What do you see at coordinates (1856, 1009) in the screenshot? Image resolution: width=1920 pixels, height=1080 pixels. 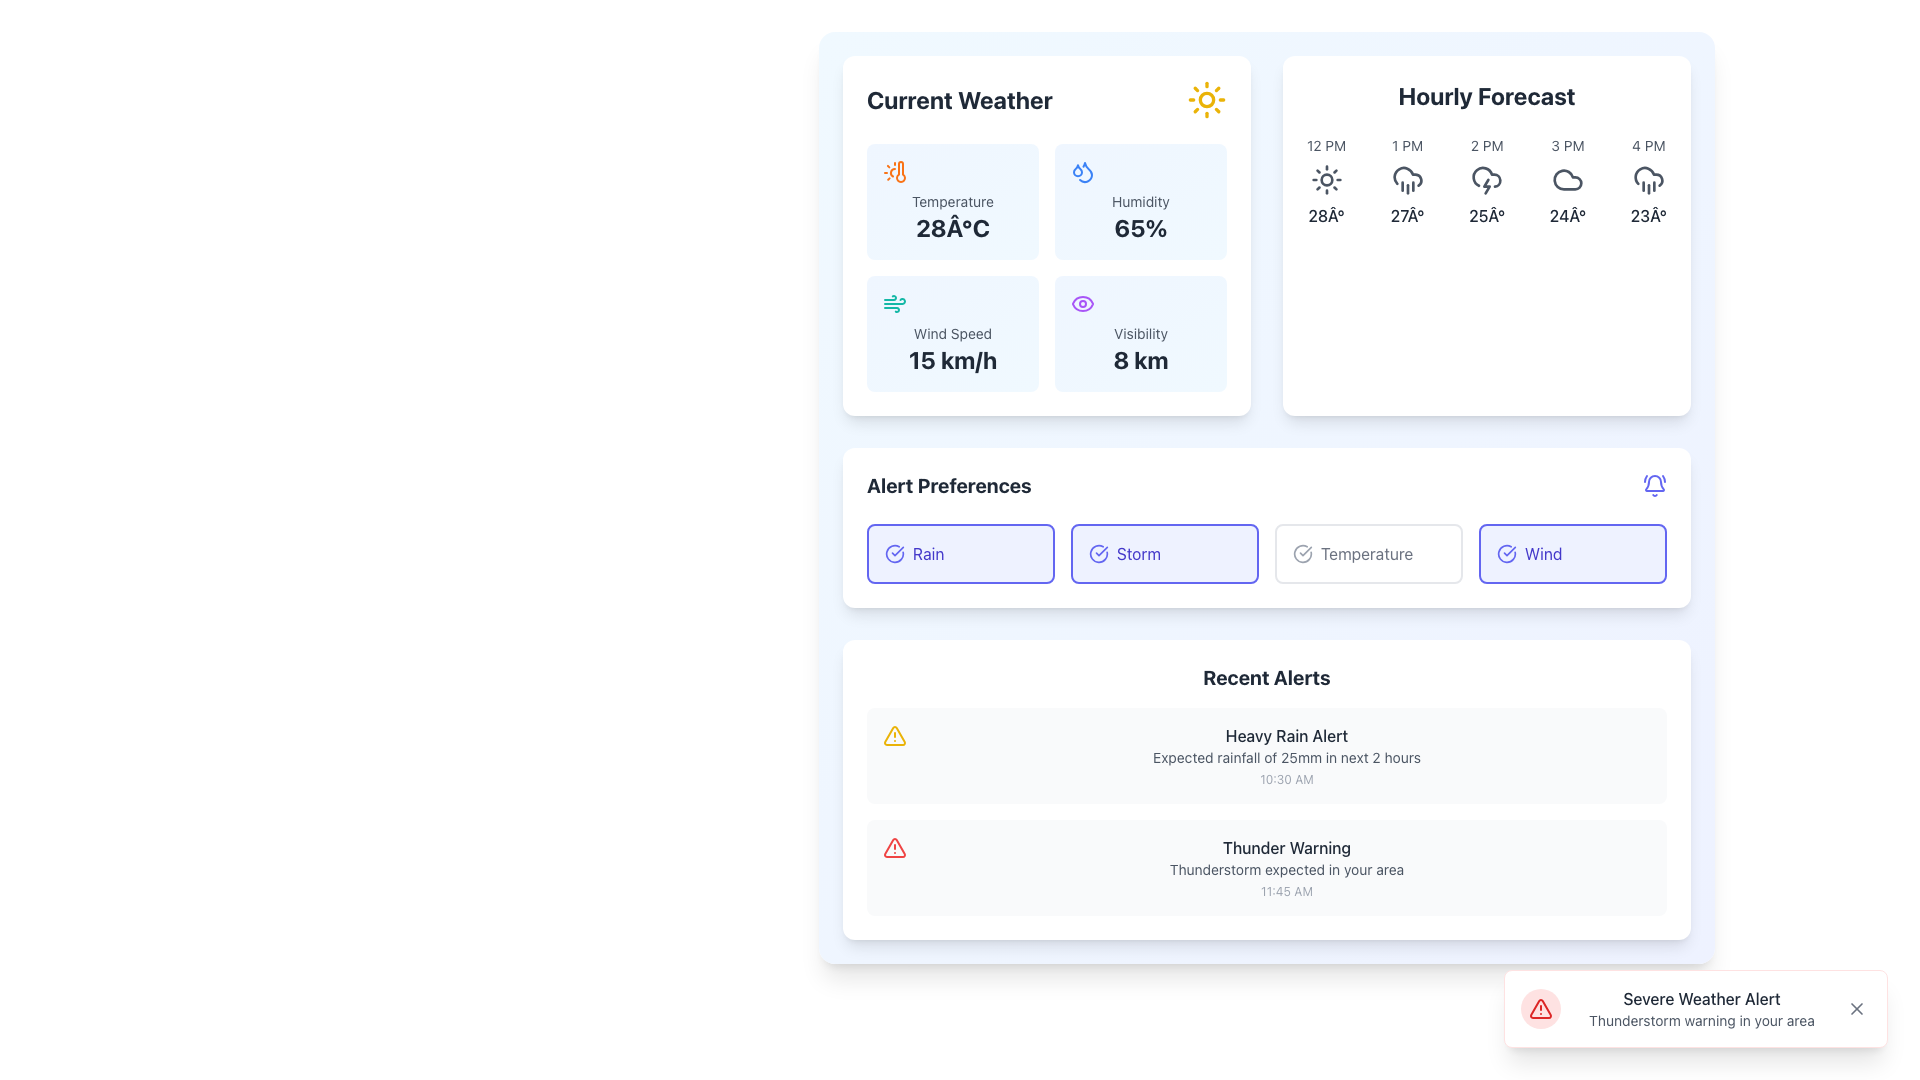 I see `the 'X' icon button located in the top-right corner of the 'Severe Weather Alert' notification card` at bounding box center [1856, 1009].